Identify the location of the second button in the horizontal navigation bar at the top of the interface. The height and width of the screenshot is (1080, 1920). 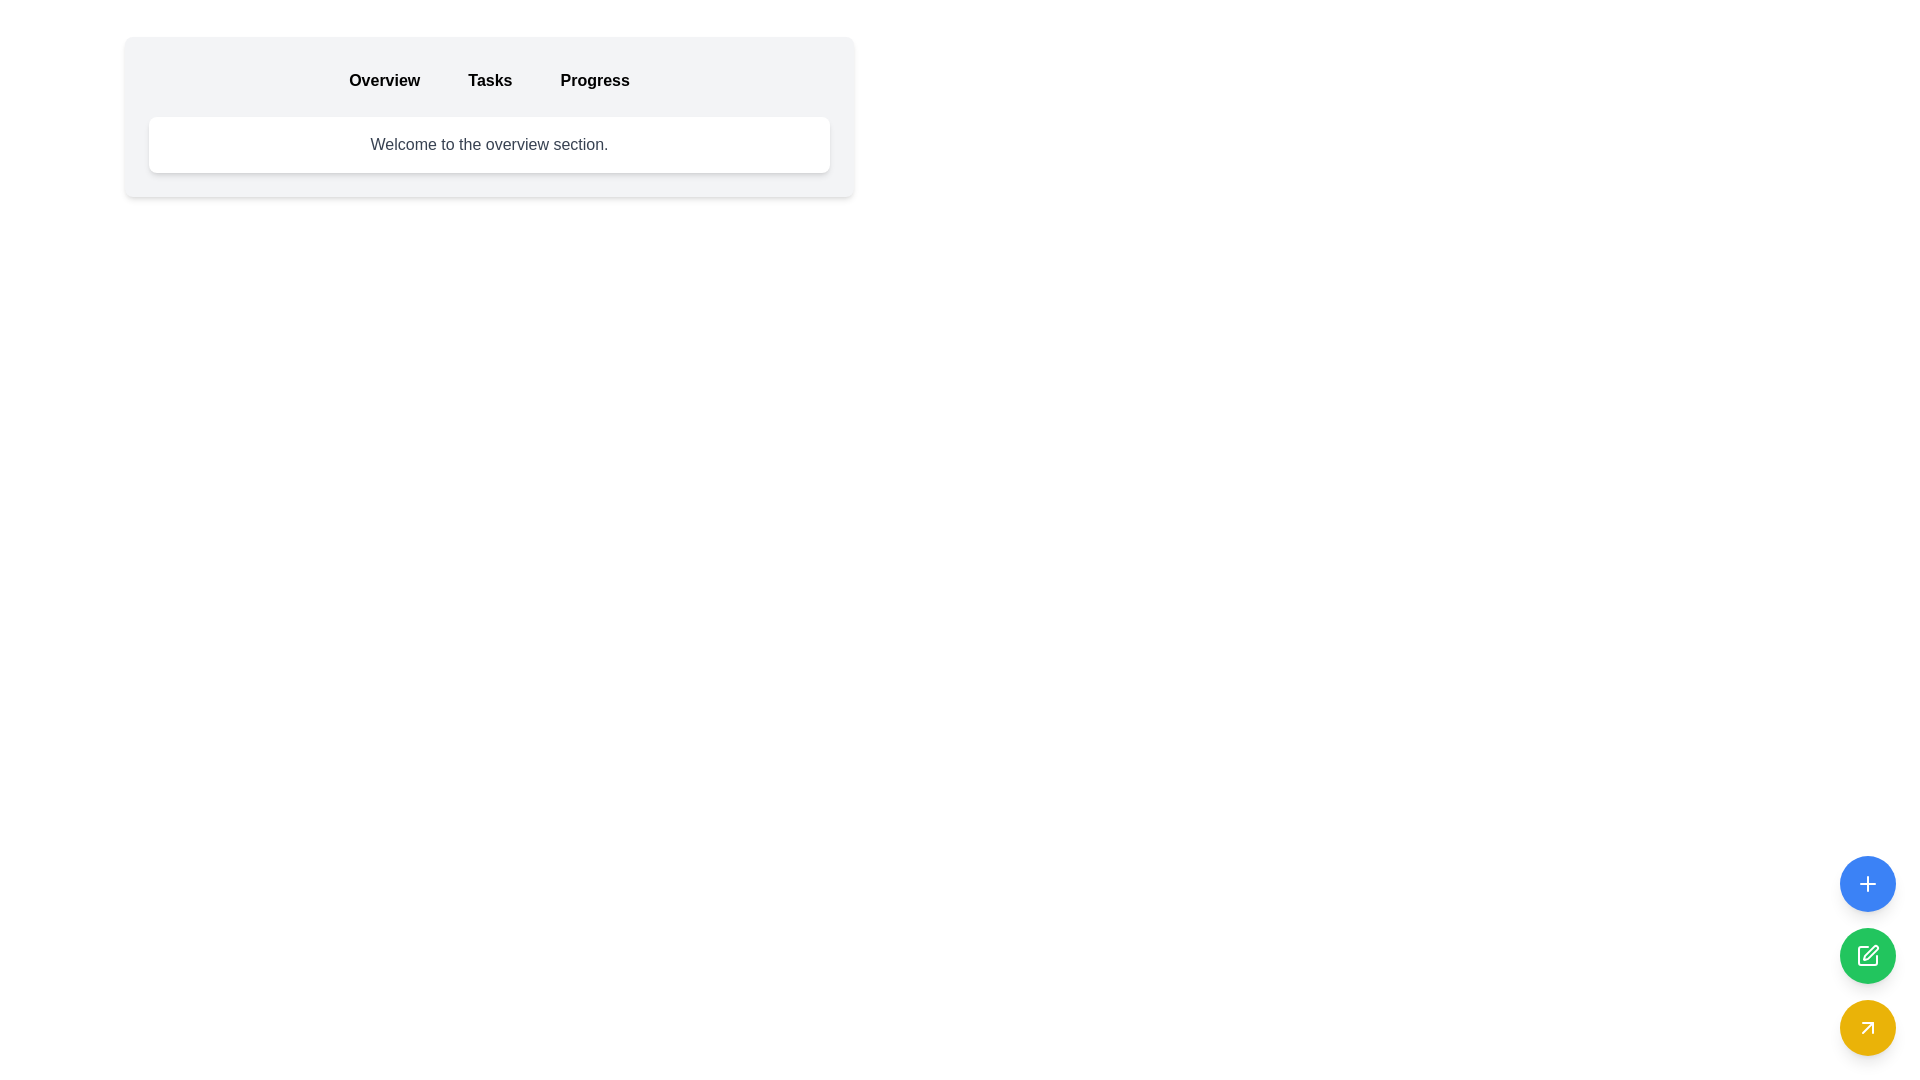
(490, 80).